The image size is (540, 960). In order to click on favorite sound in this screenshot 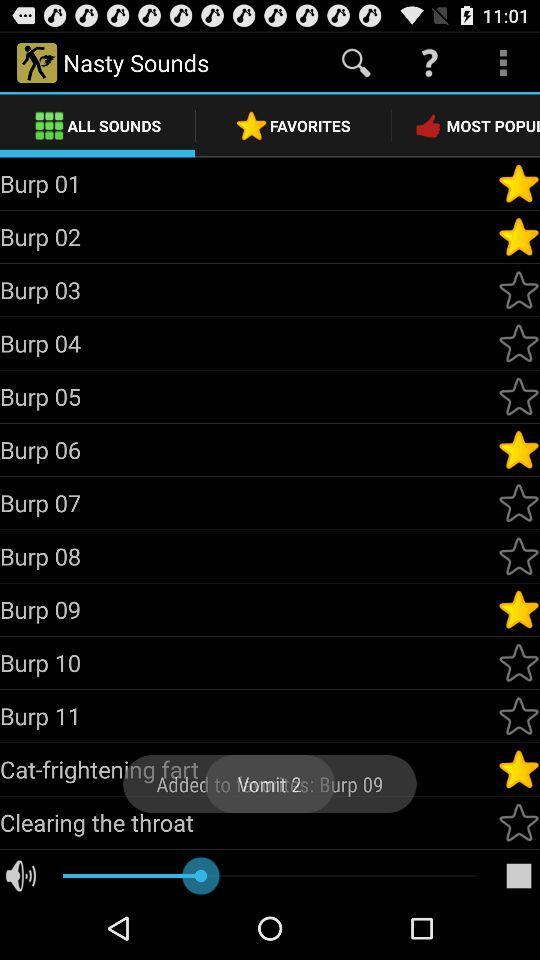, I will do `click(518, 608)`.